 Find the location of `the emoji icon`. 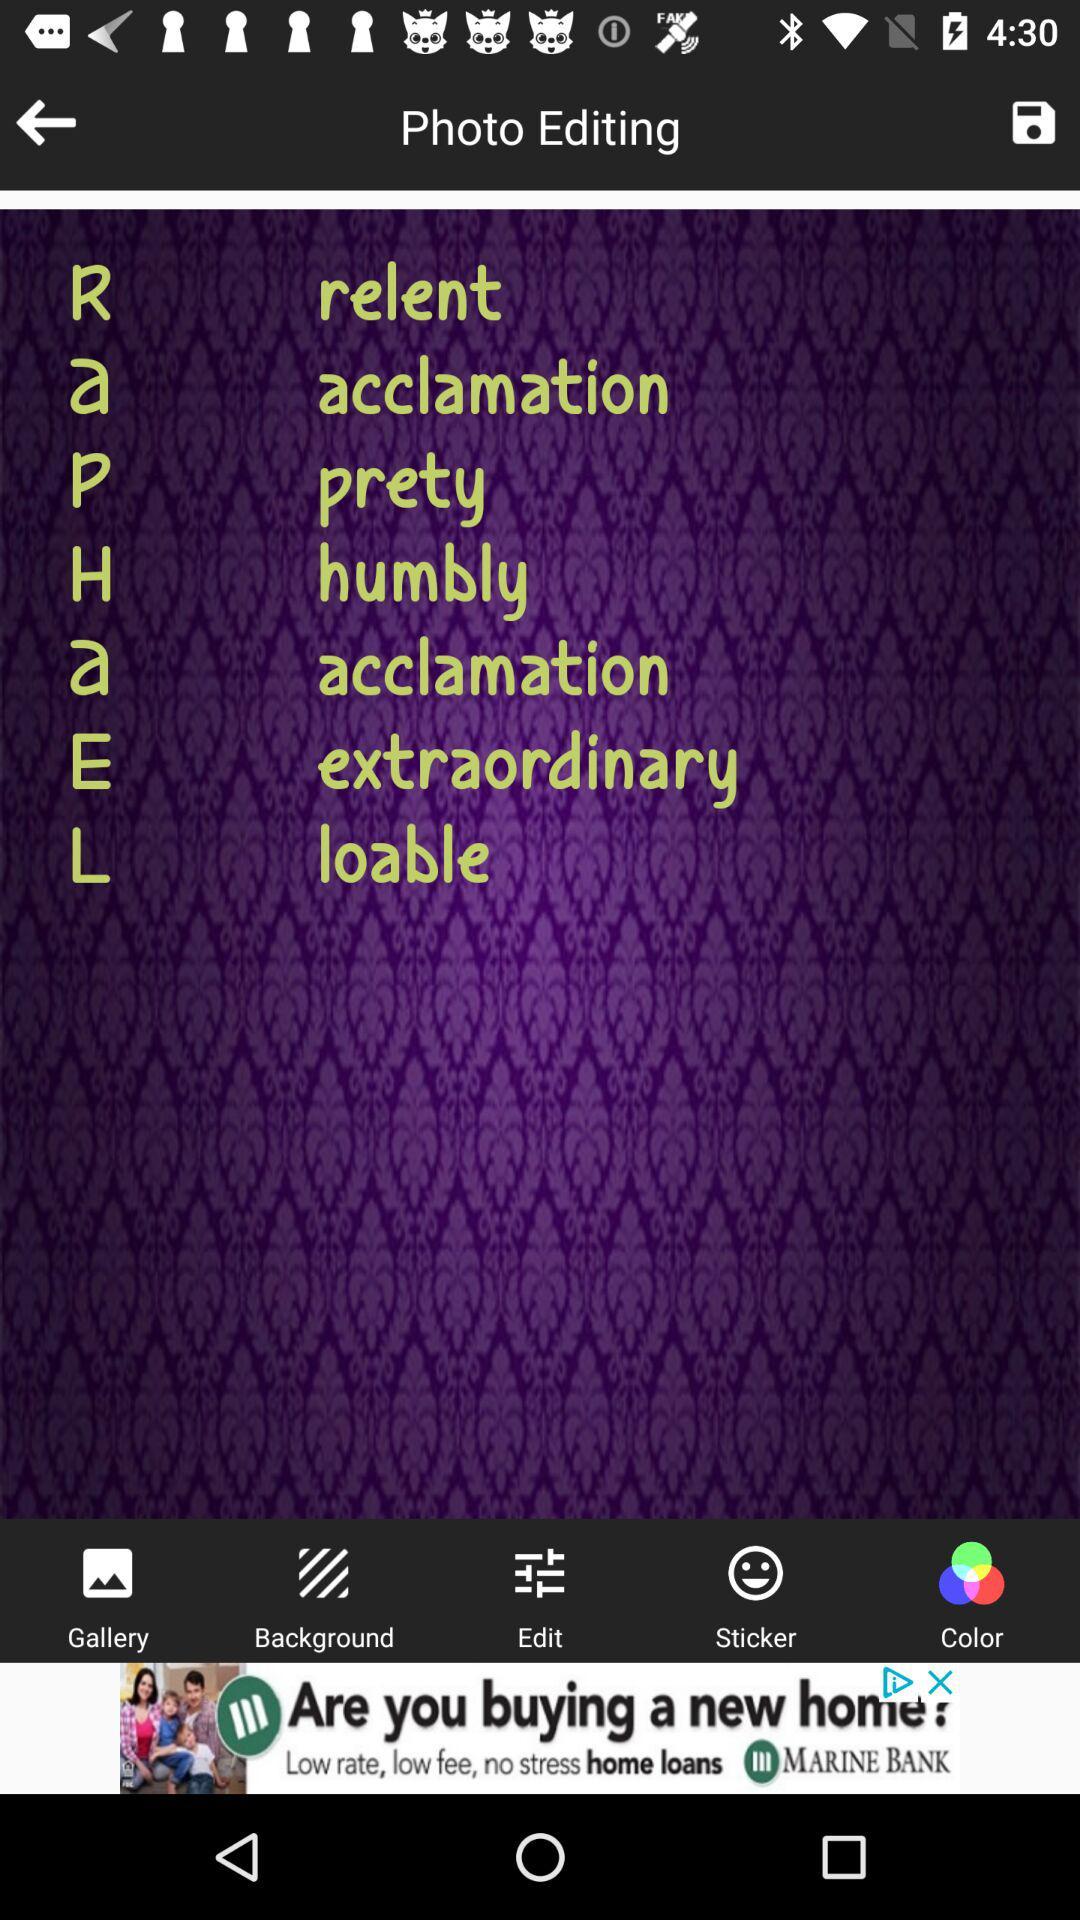

the emoji icon is located at coordinates (755, 1572).